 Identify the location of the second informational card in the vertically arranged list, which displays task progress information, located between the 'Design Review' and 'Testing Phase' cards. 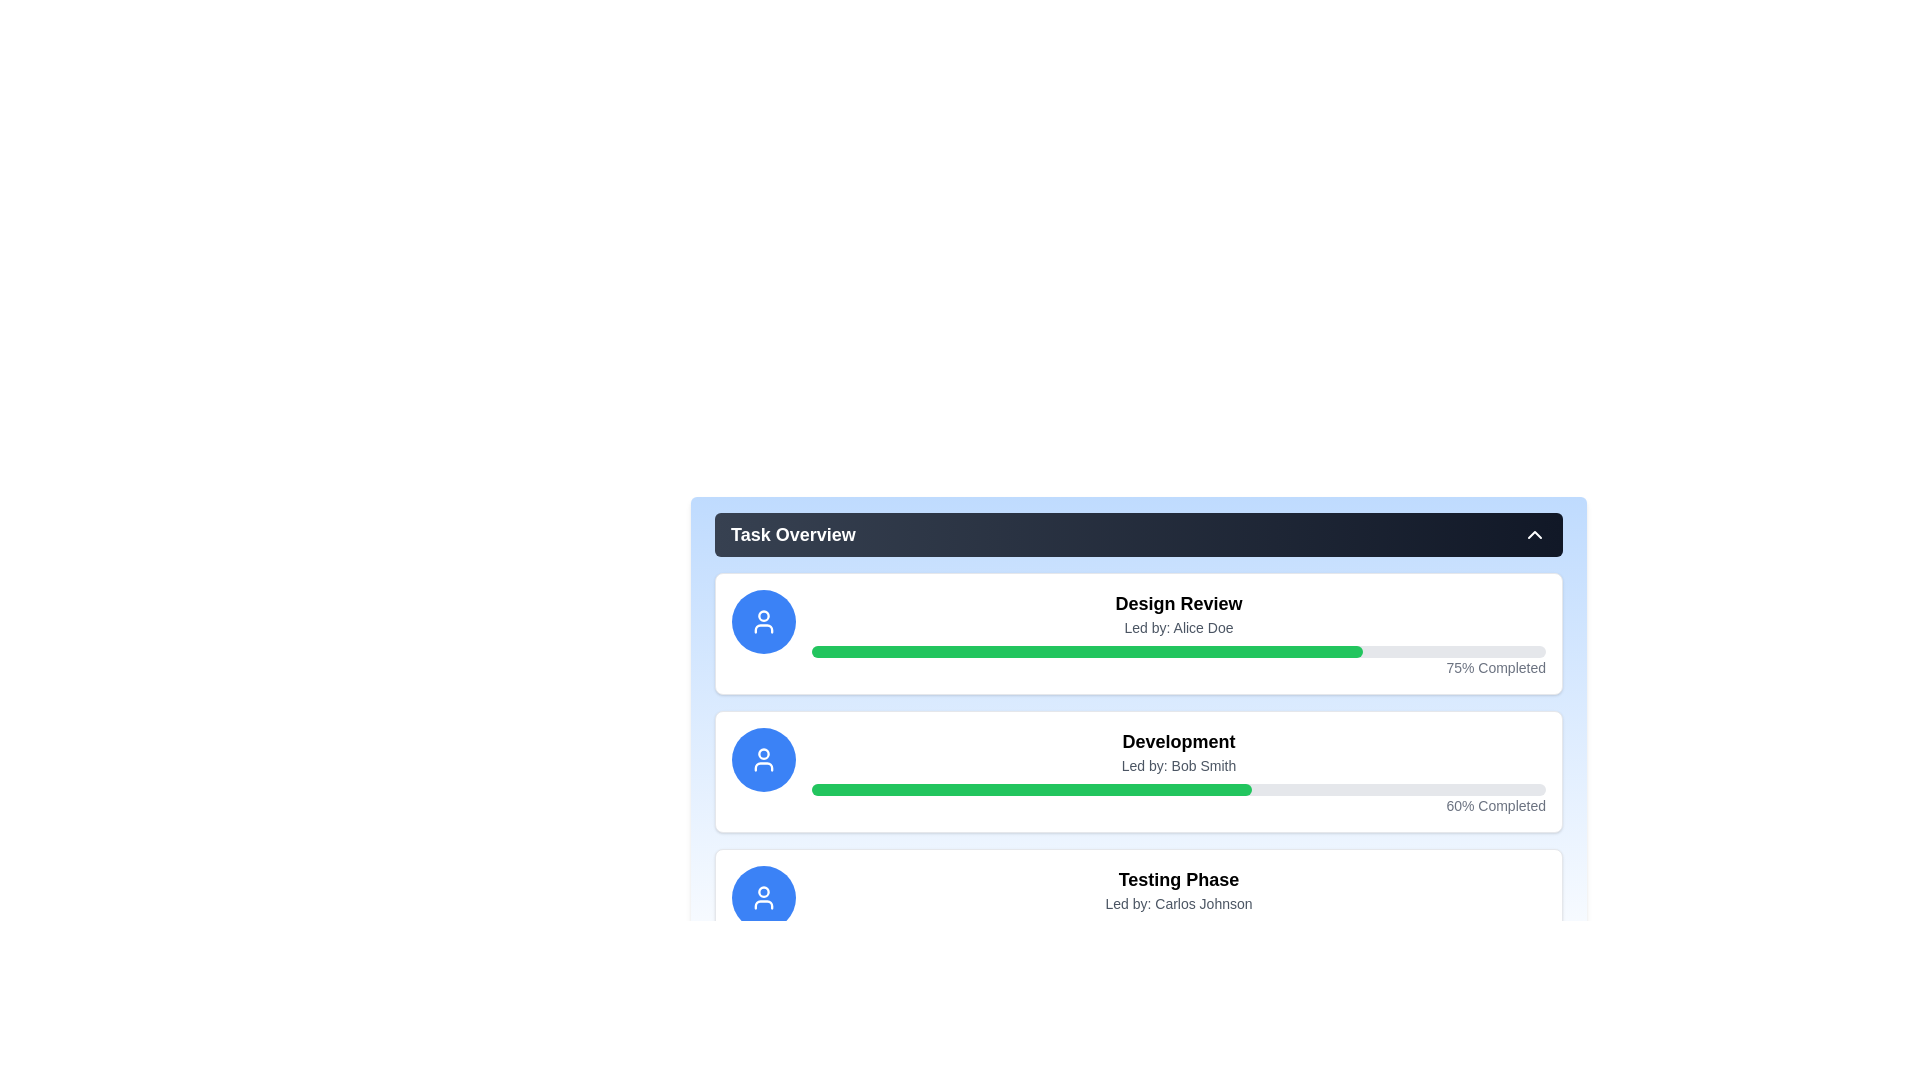
(1138, 770).